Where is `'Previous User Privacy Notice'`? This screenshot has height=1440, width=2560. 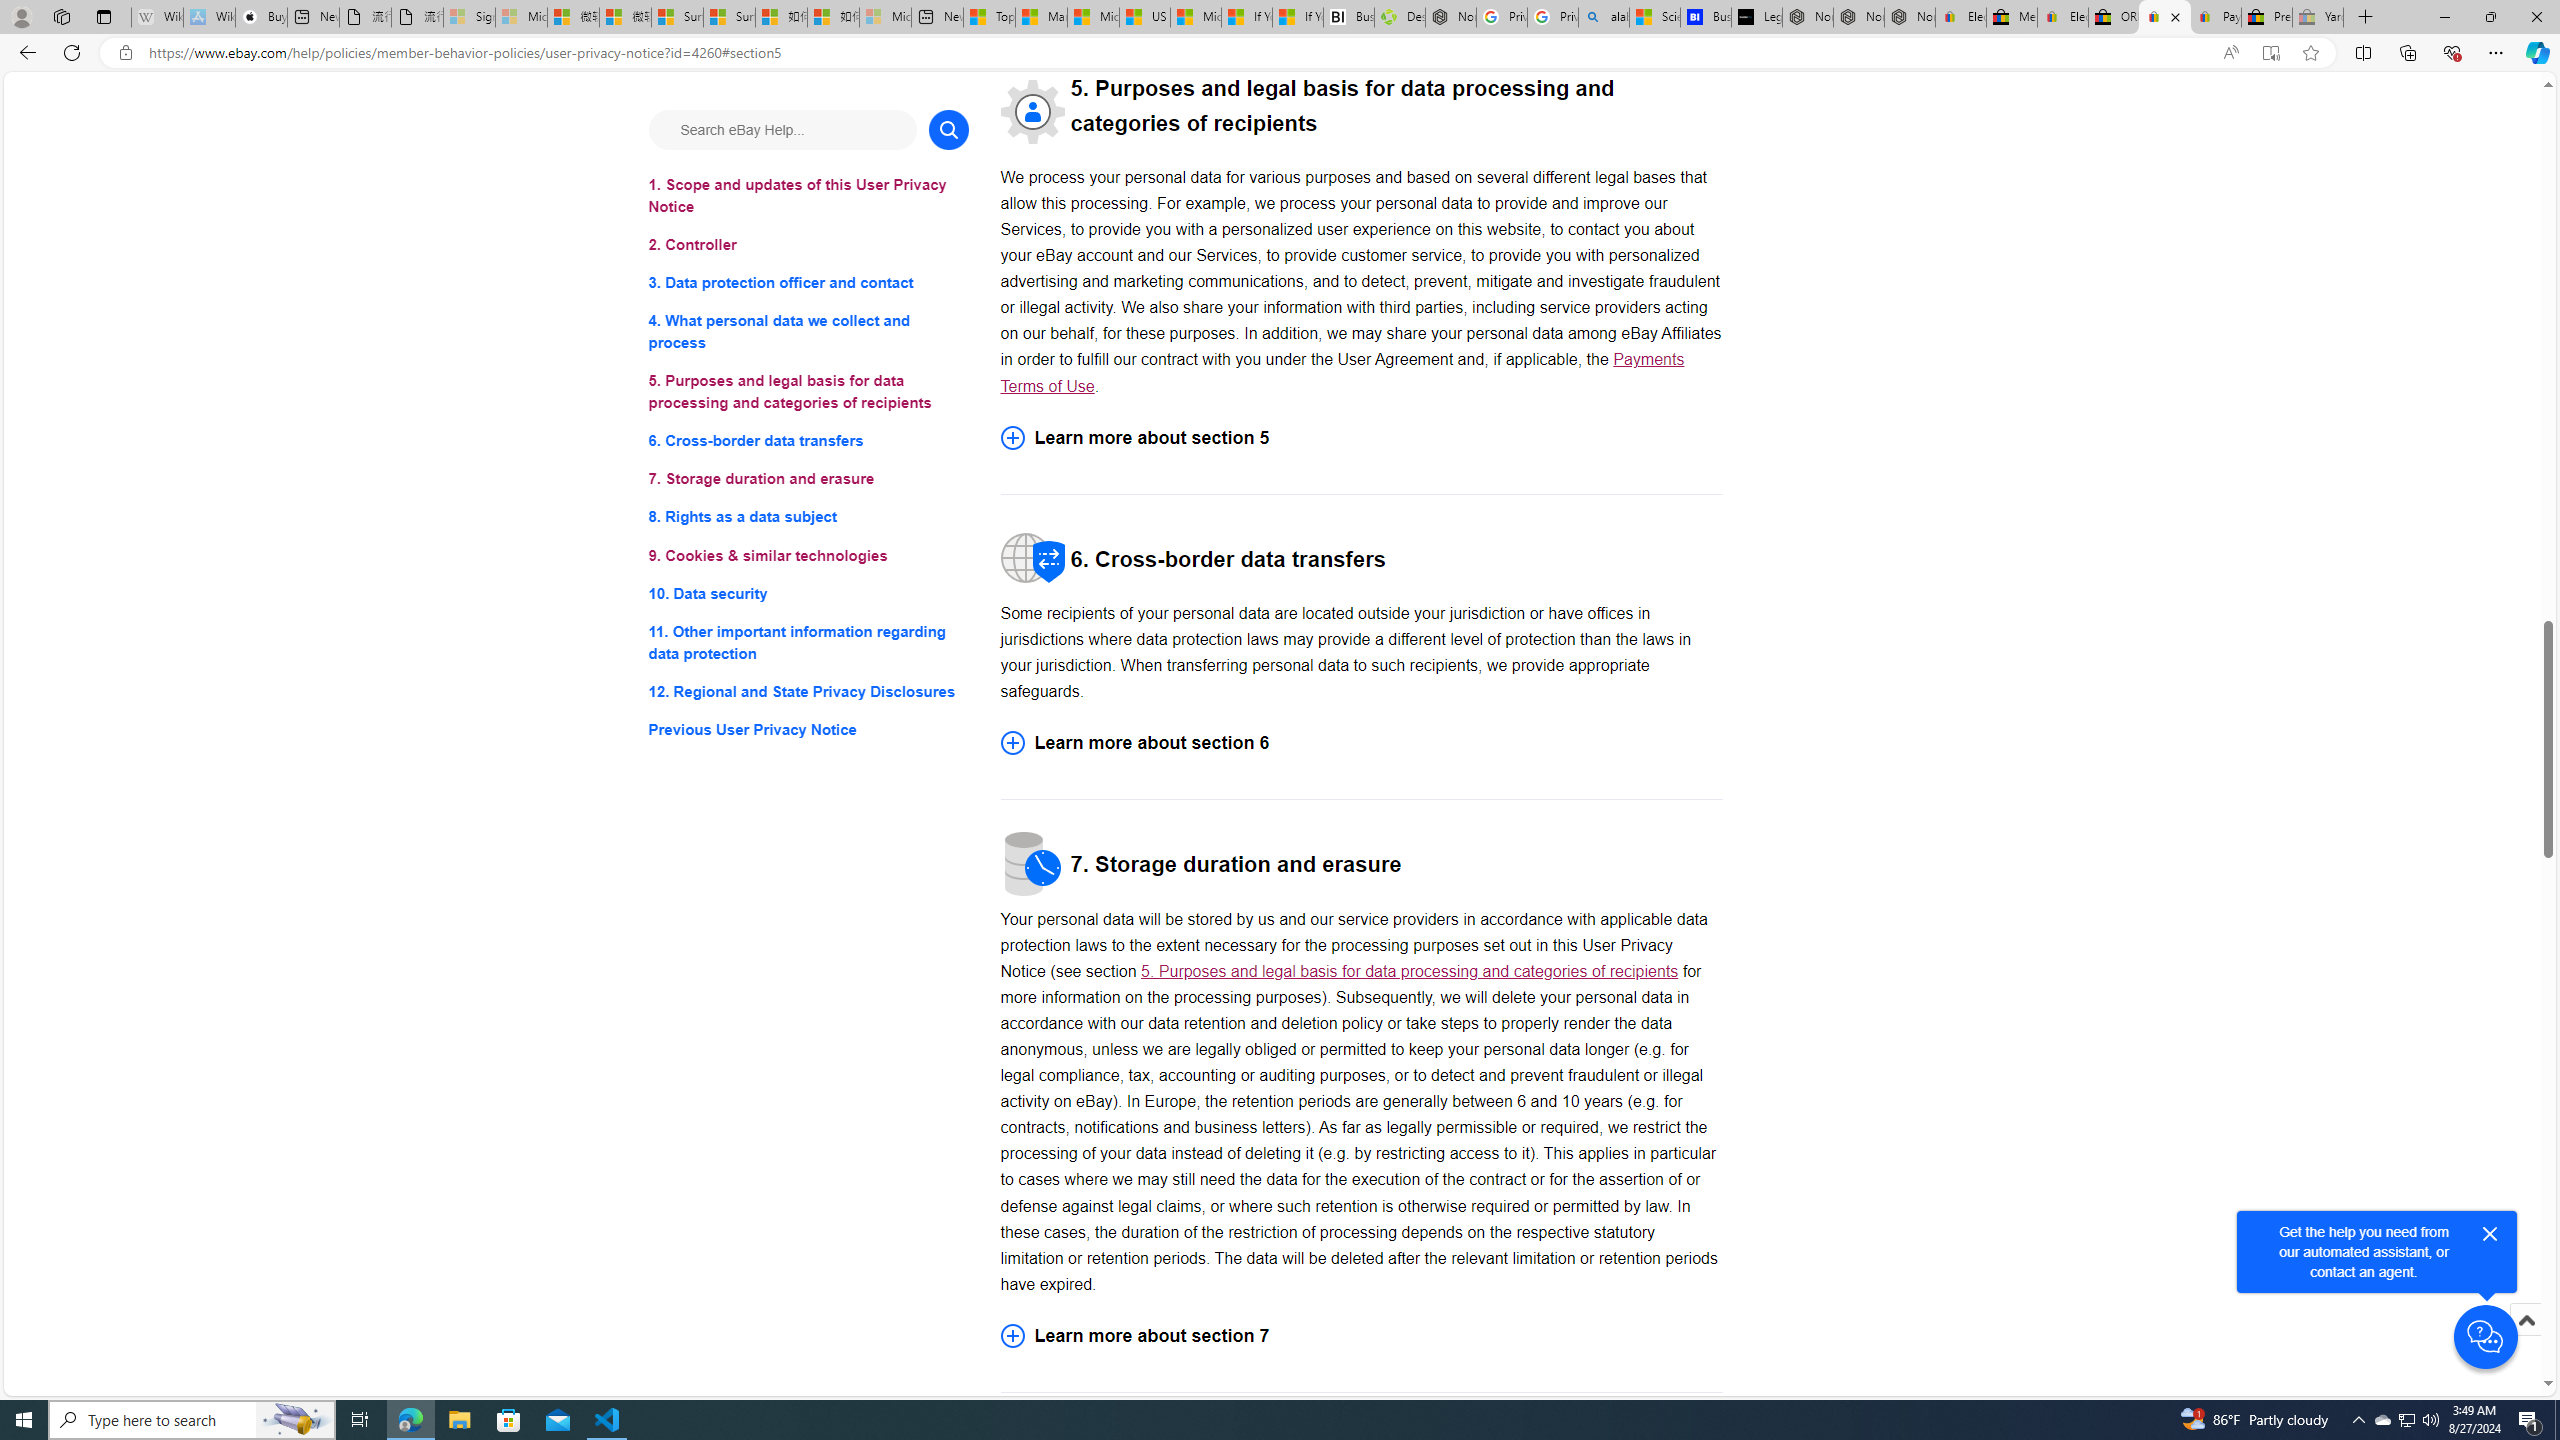
'Previous User Privacy Notice' is located at coordinates (807, 729).